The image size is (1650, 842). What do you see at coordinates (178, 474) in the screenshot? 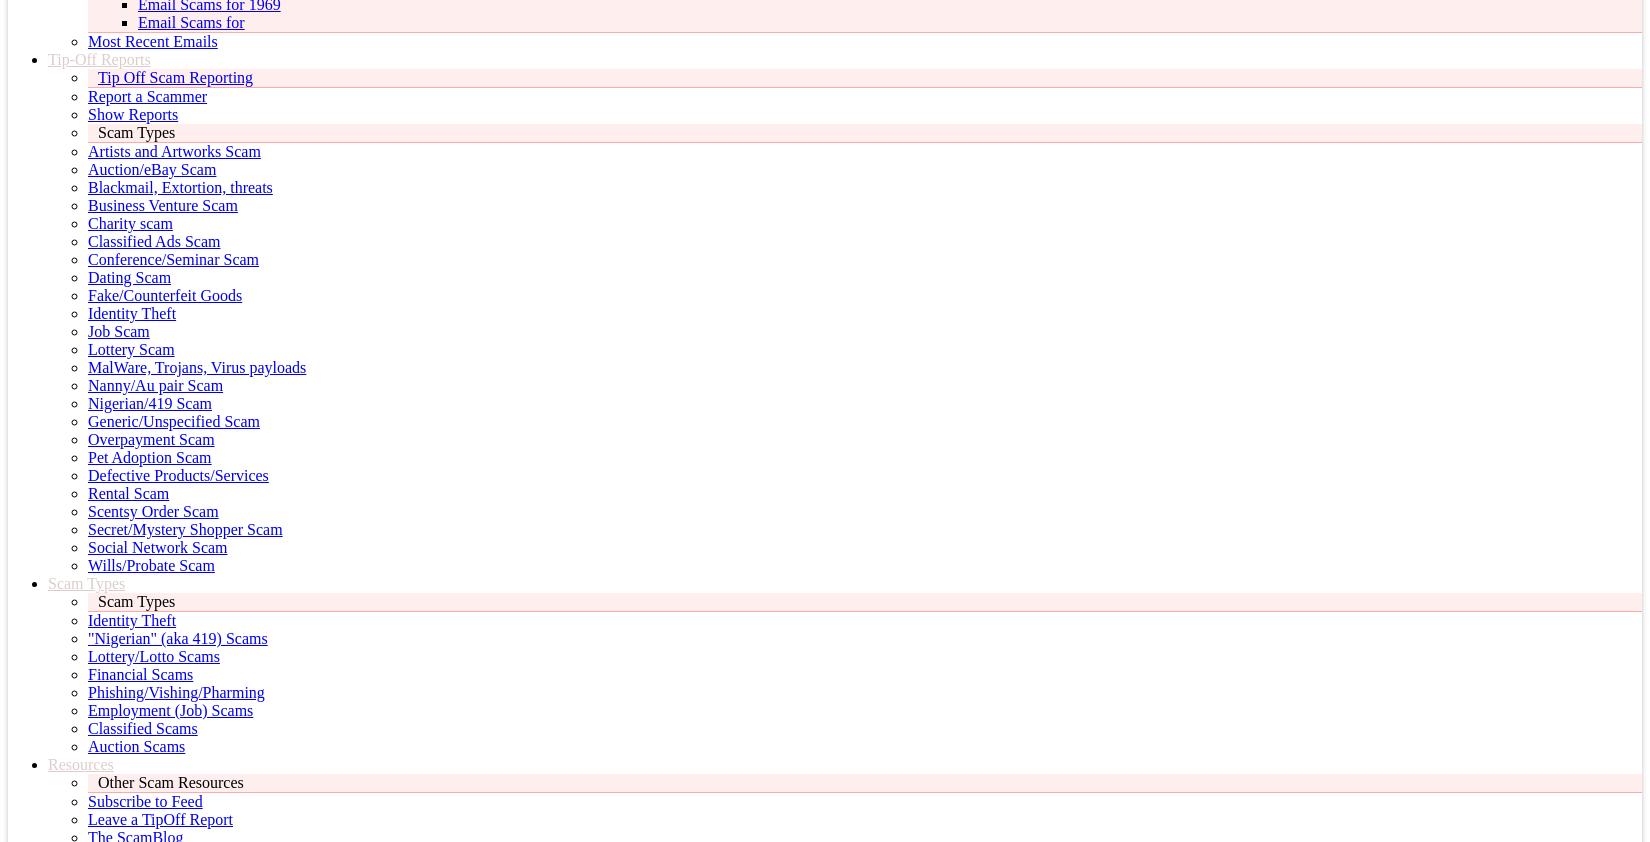
I see `'Defective Products/Services'` at bounding box center [178, 474].